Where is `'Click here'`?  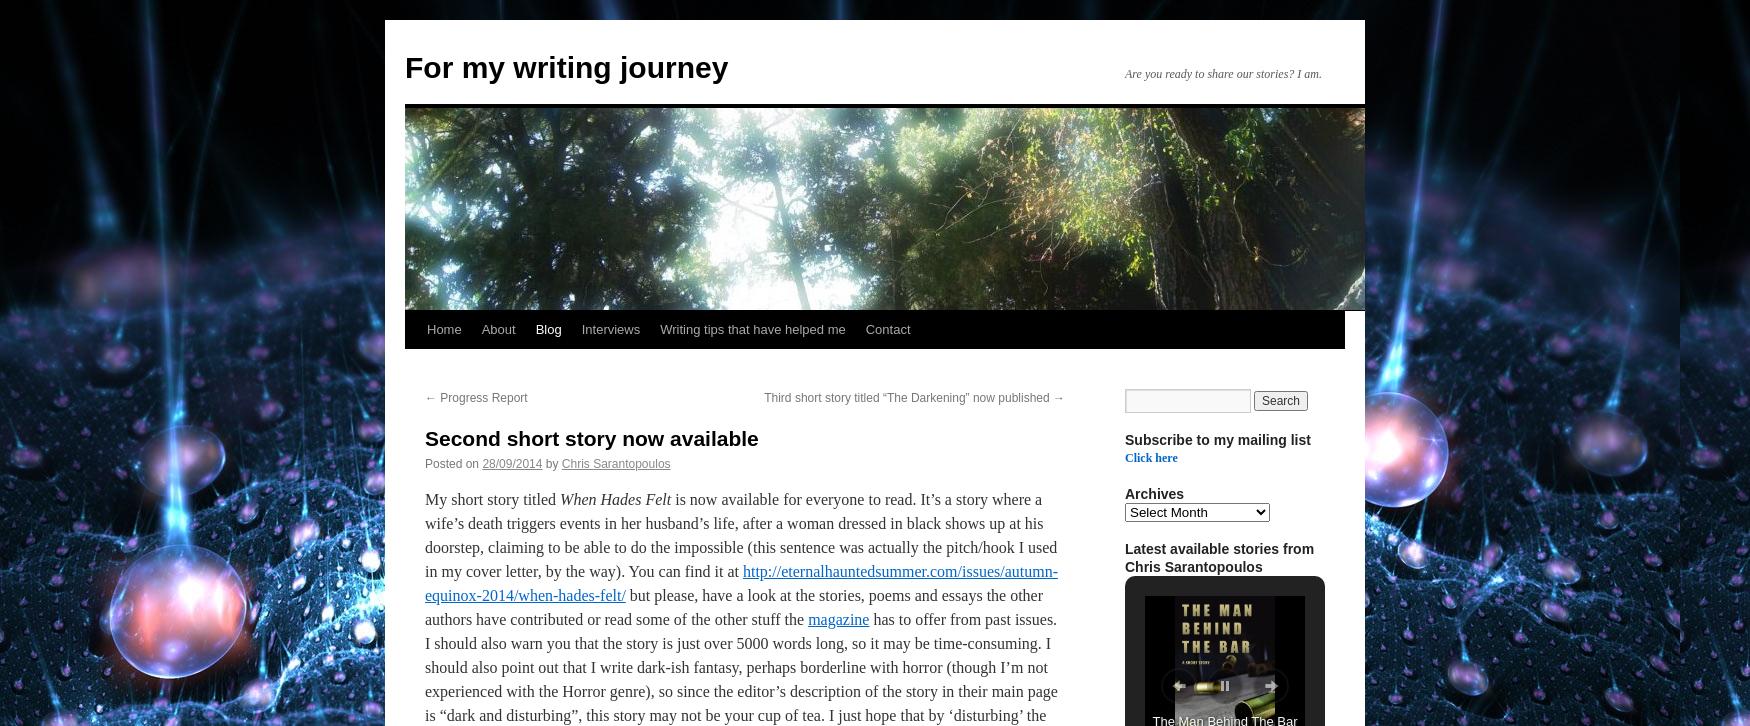
'Click here' is located at coordinates (1149, 458).